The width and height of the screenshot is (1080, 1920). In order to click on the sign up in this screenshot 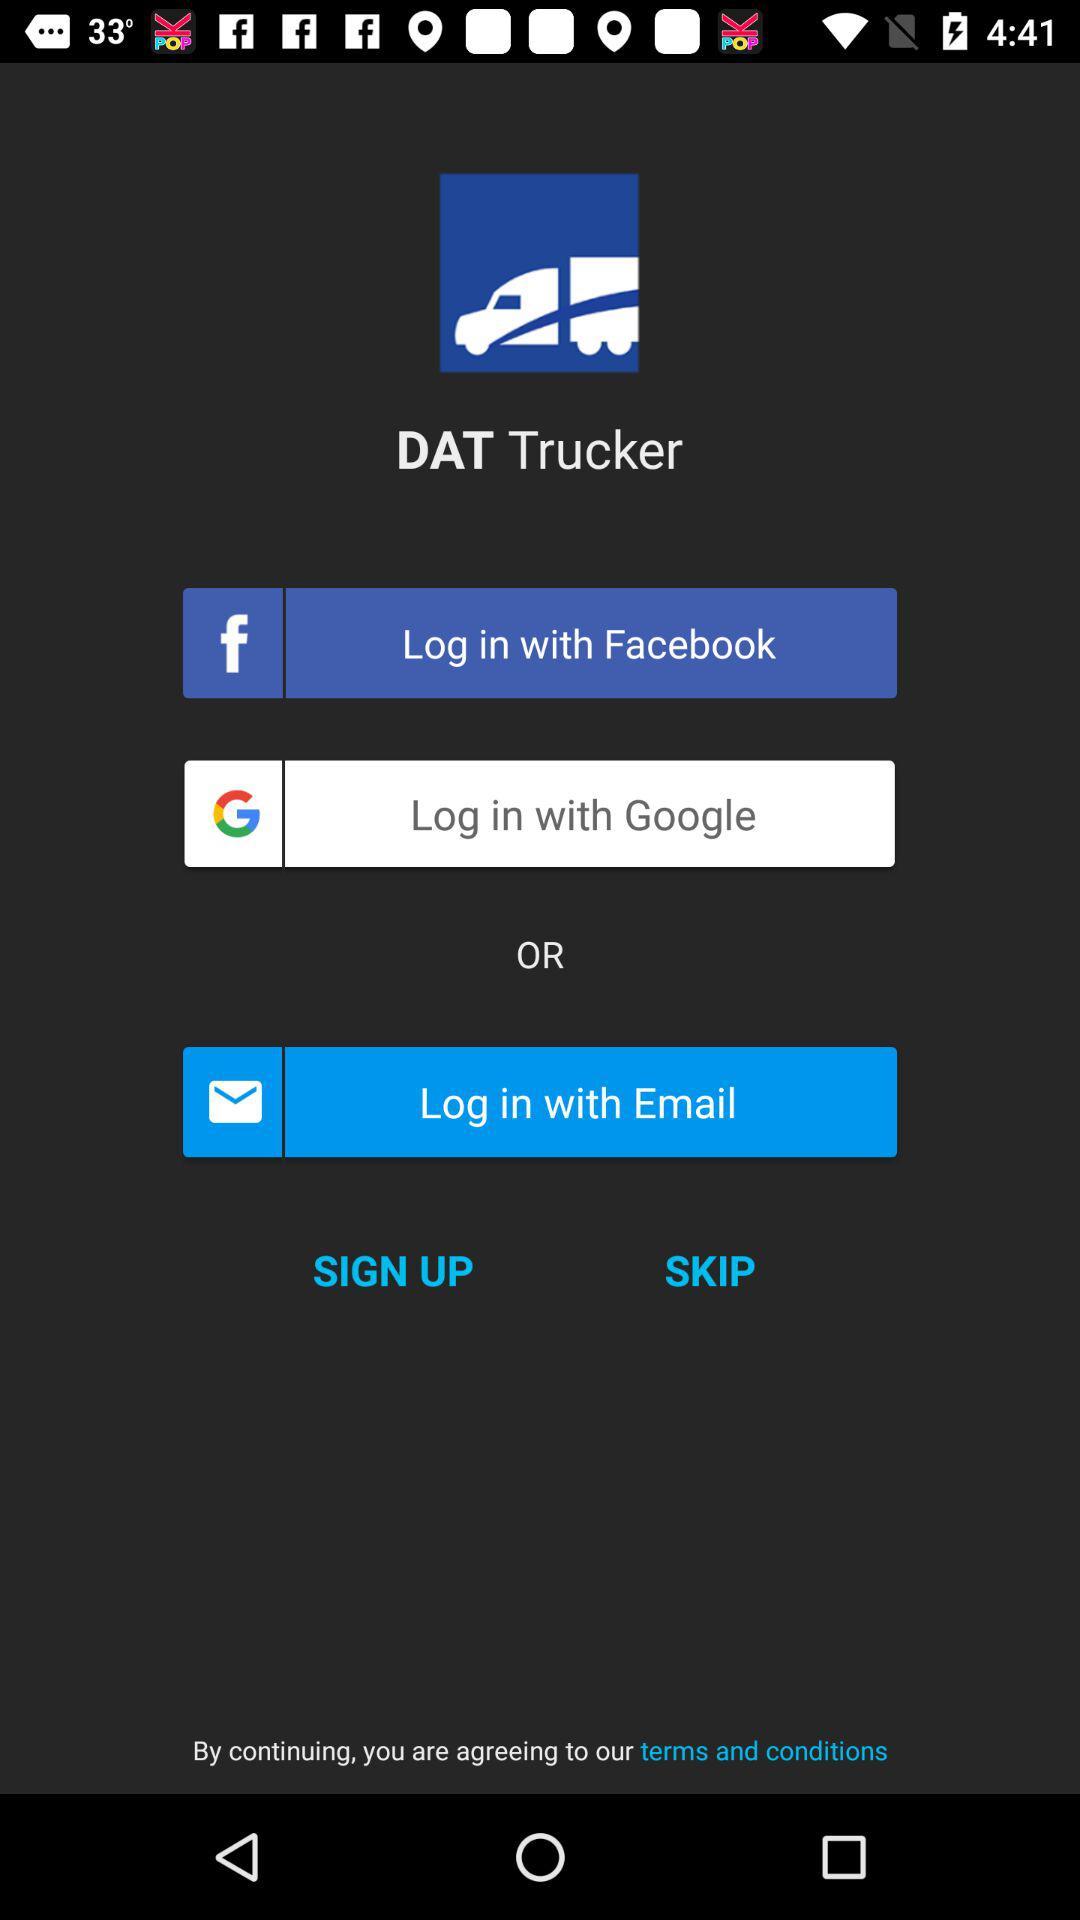, I will do `click(393, 1269)`.